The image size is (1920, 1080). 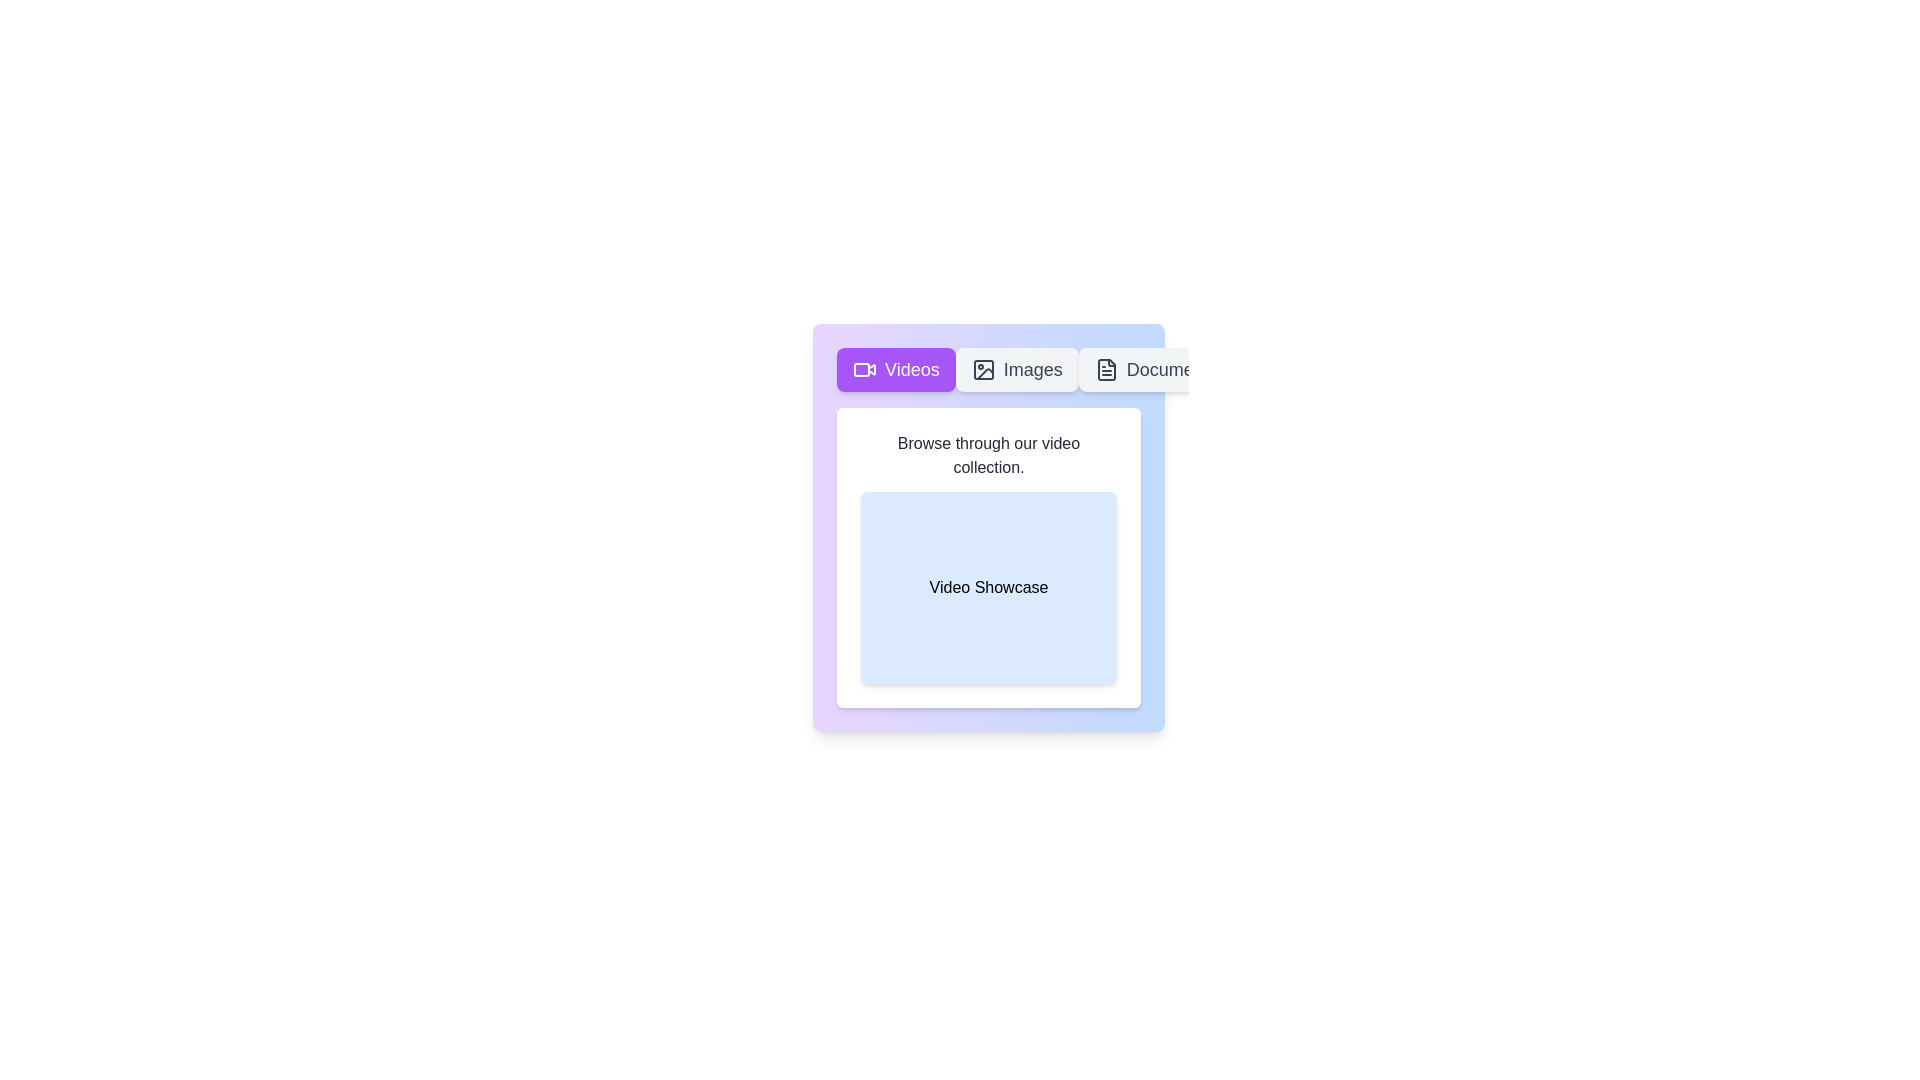 What do you see at coordinates (862, 370) in the screenshot?
I see `the purple rectangle with rounded corners located within the 'Videos' tab icon in the top-left section of the interface` at bounding box center [862, 370].